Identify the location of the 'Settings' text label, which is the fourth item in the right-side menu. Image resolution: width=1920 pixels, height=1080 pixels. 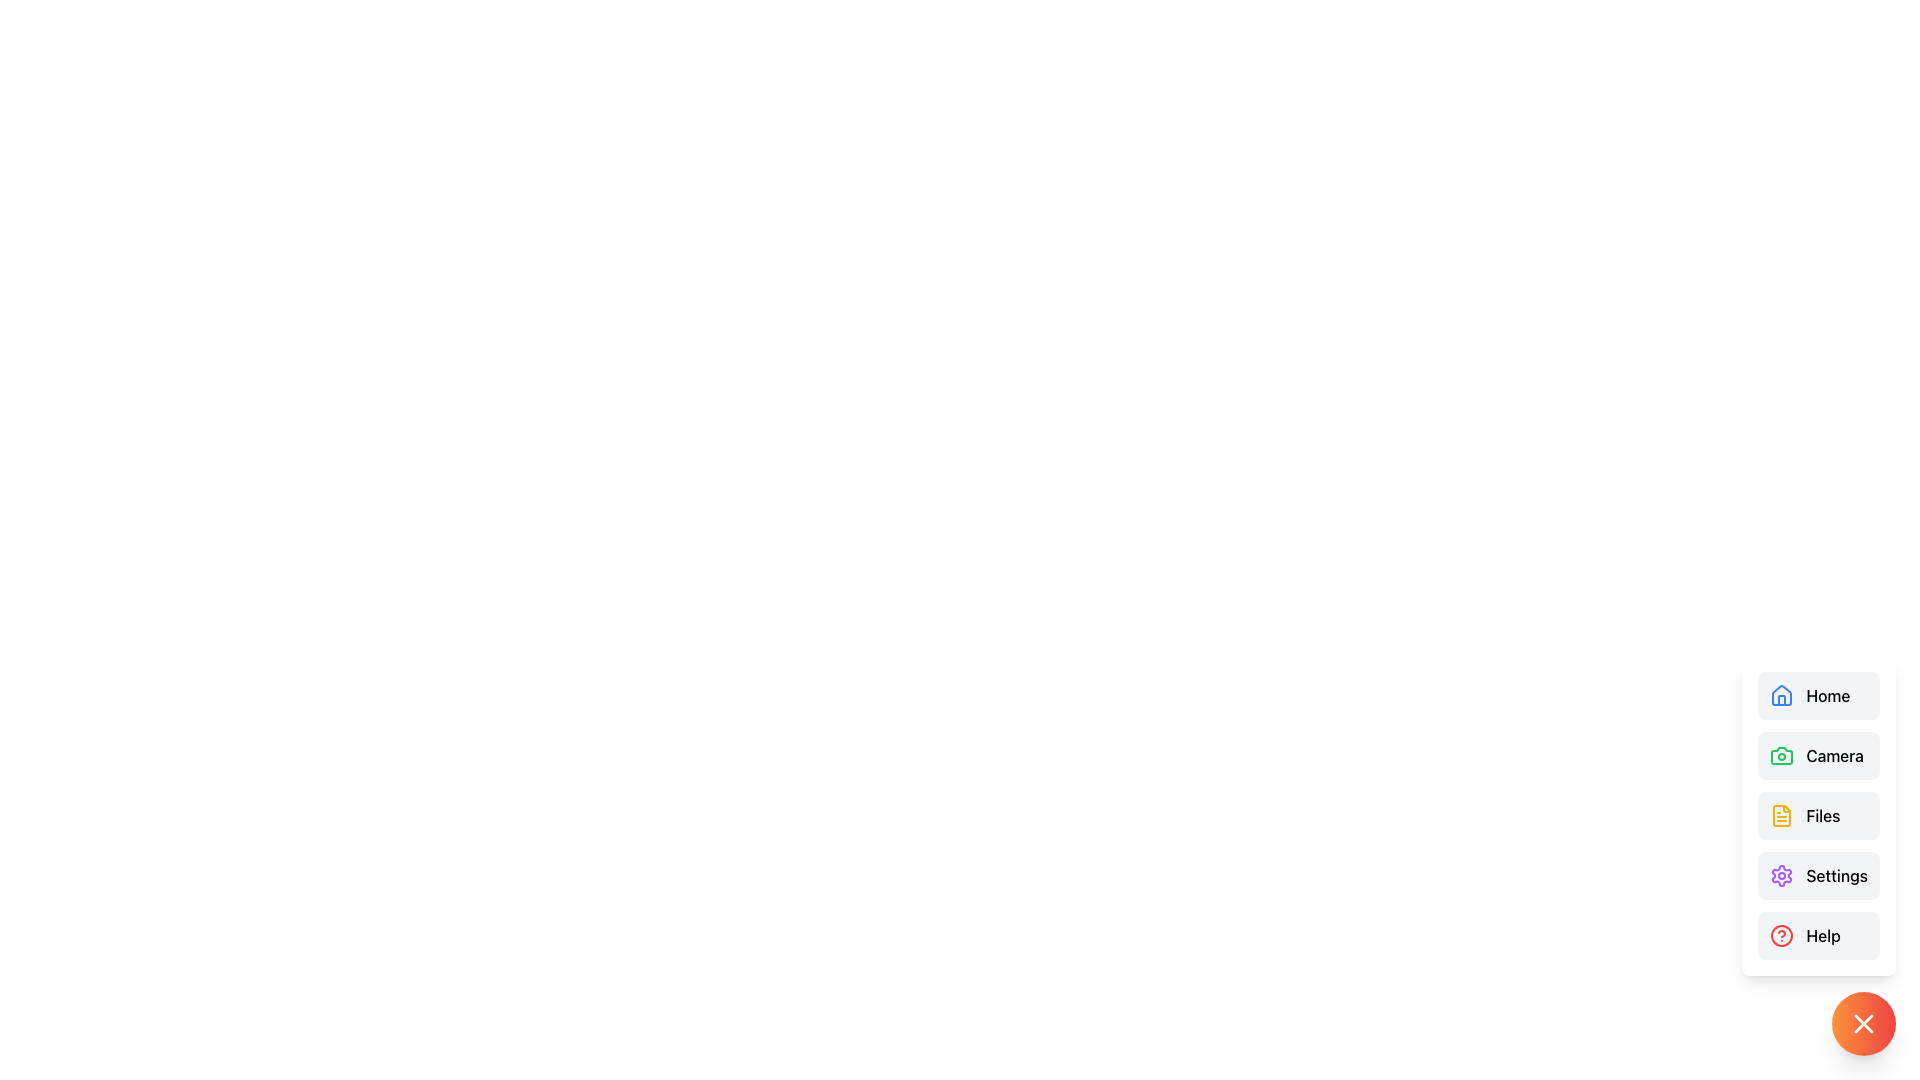
(1837, 874).